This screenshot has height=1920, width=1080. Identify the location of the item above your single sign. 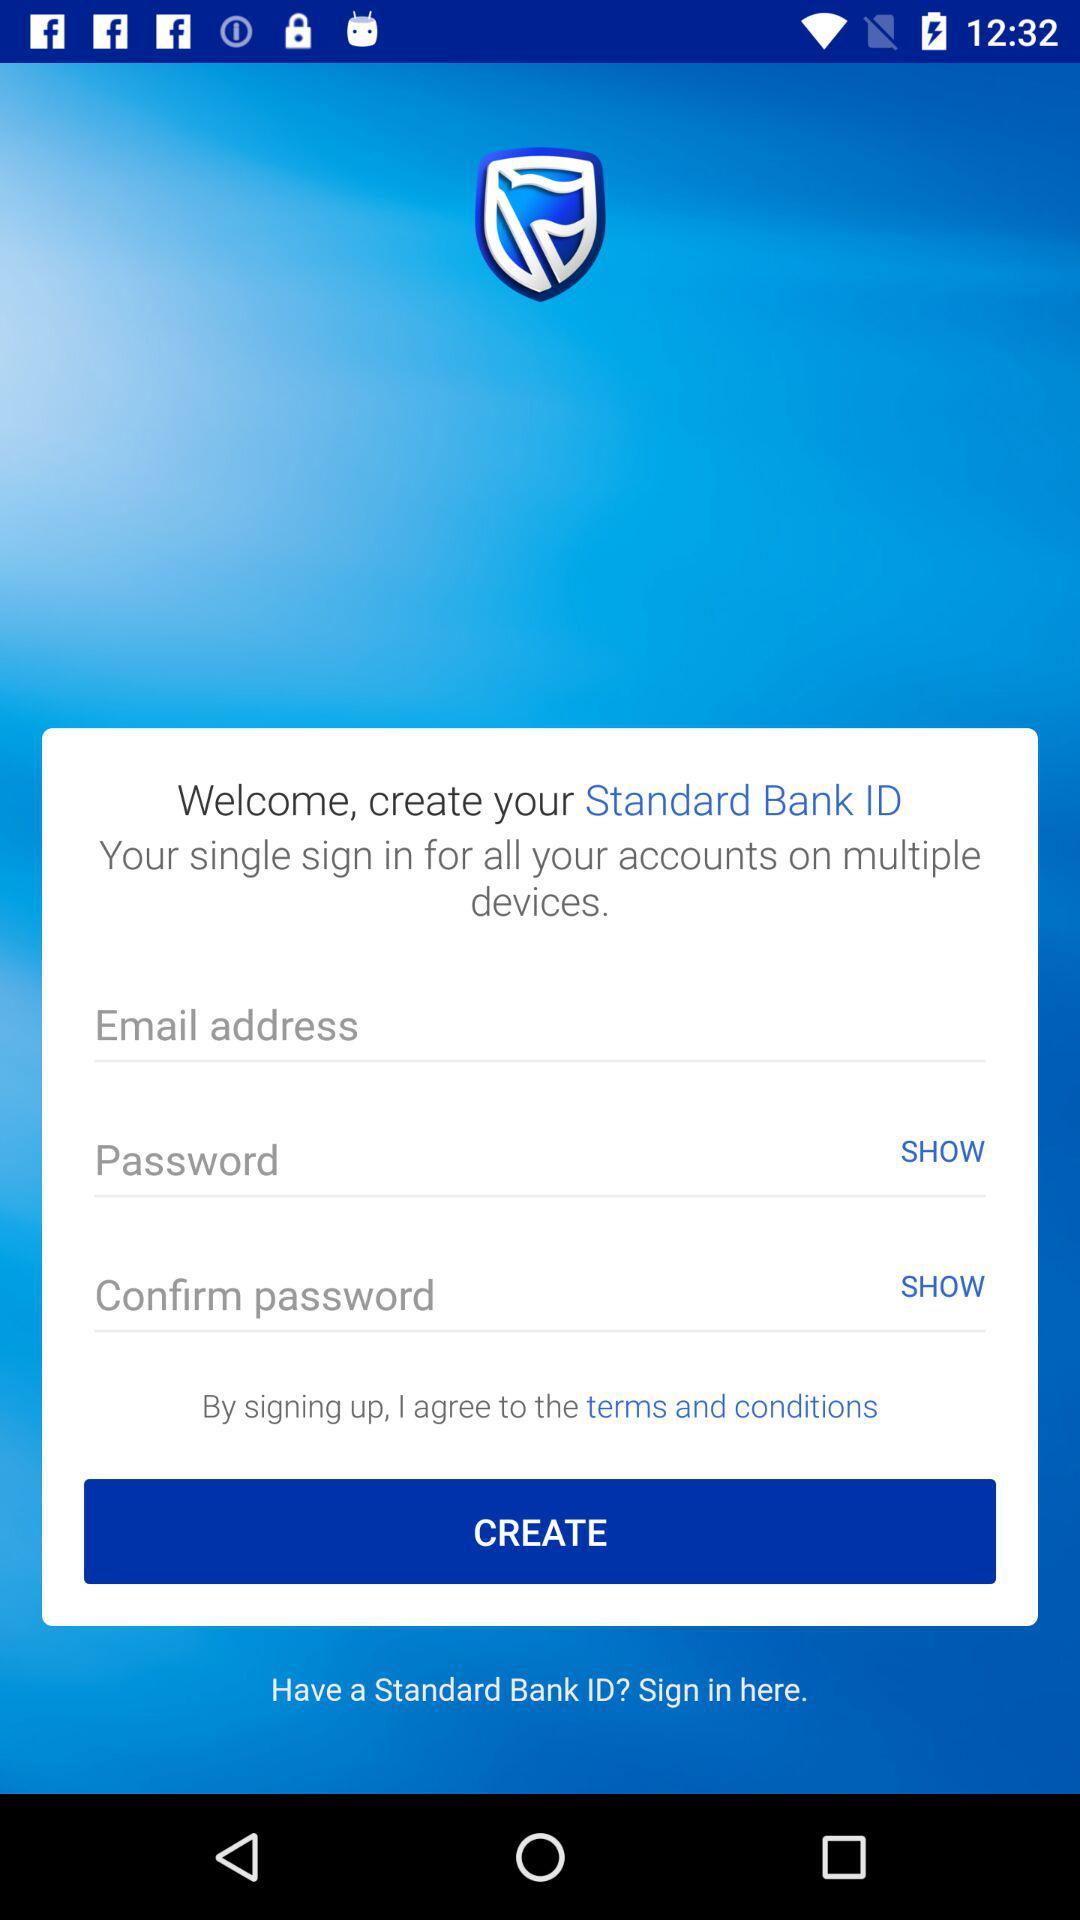
(540, 797).